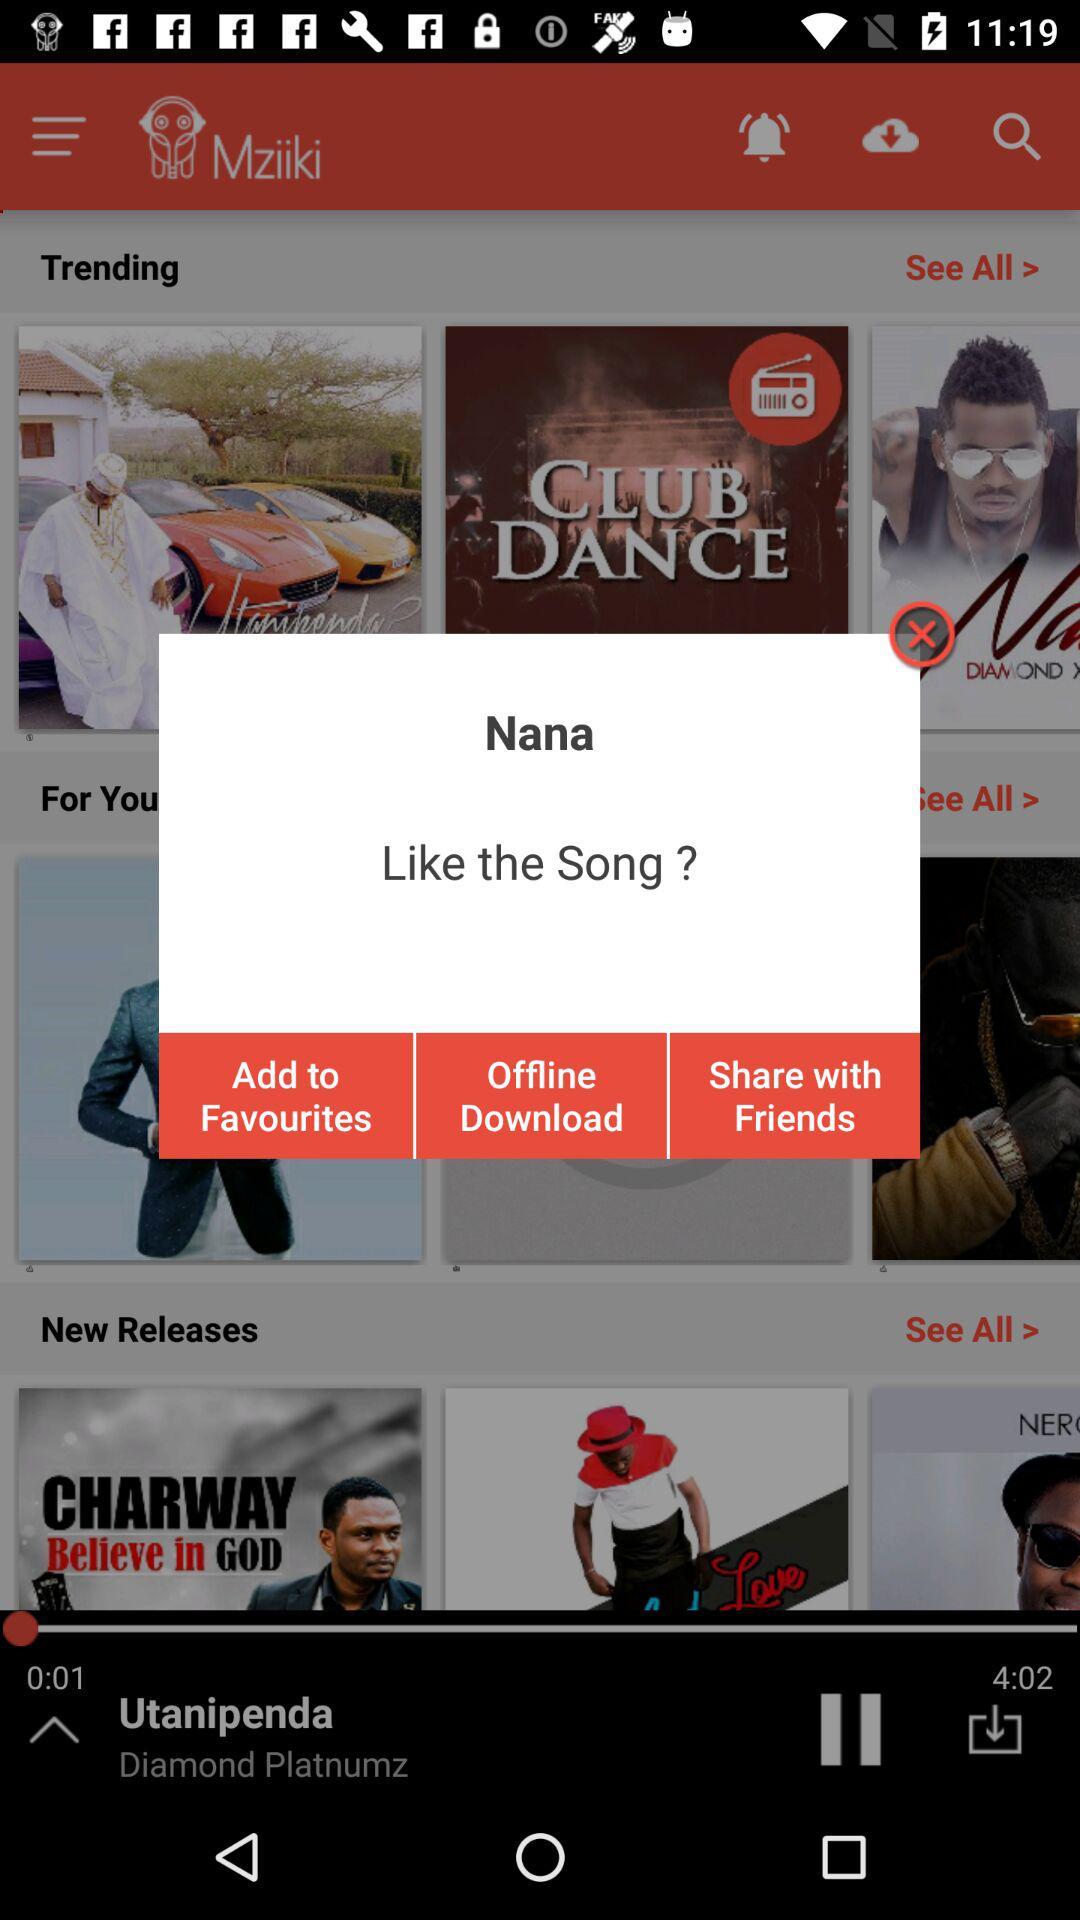 This screenshot has width=1080, height=1920. Describe the element at coordinates (920, 633) in the screenshot. I see `the close icon` at that location.